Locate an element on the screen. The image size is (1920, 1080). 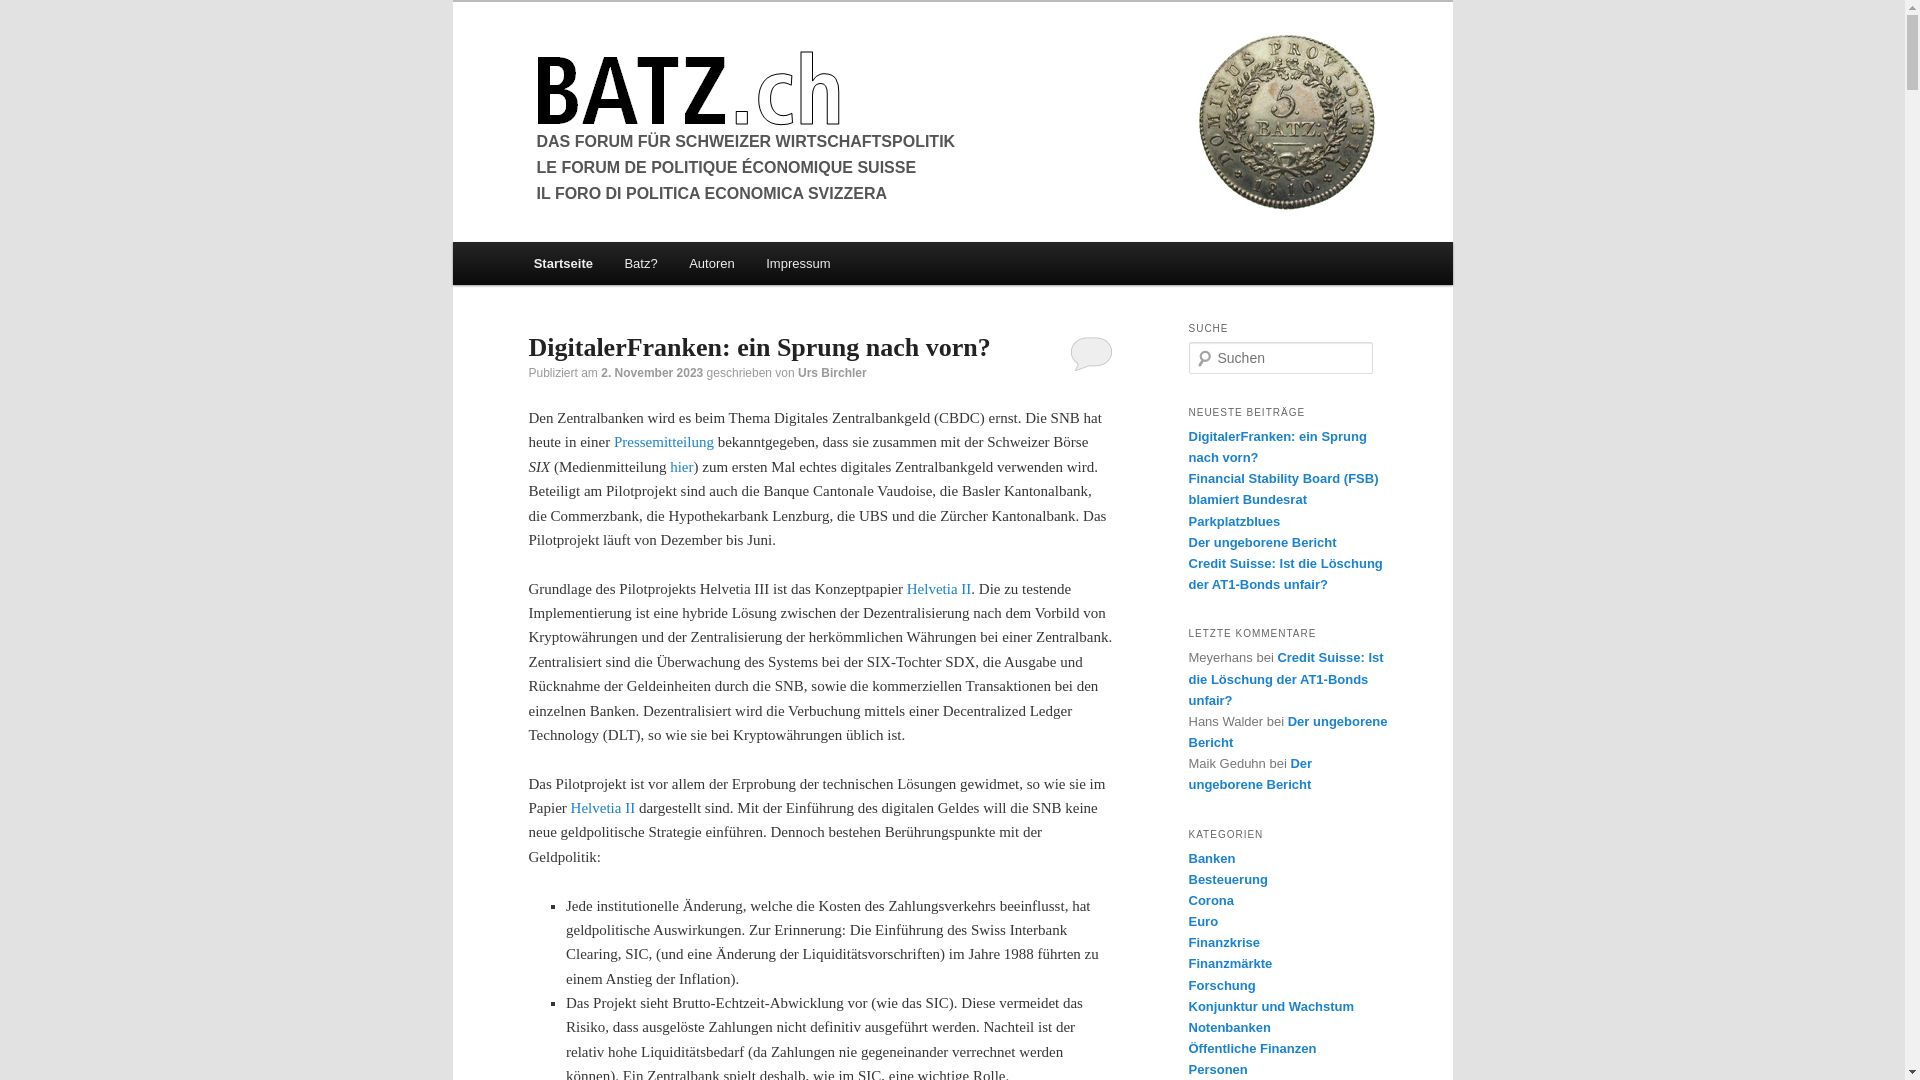
'hier' is located at coordinates (681, 466).